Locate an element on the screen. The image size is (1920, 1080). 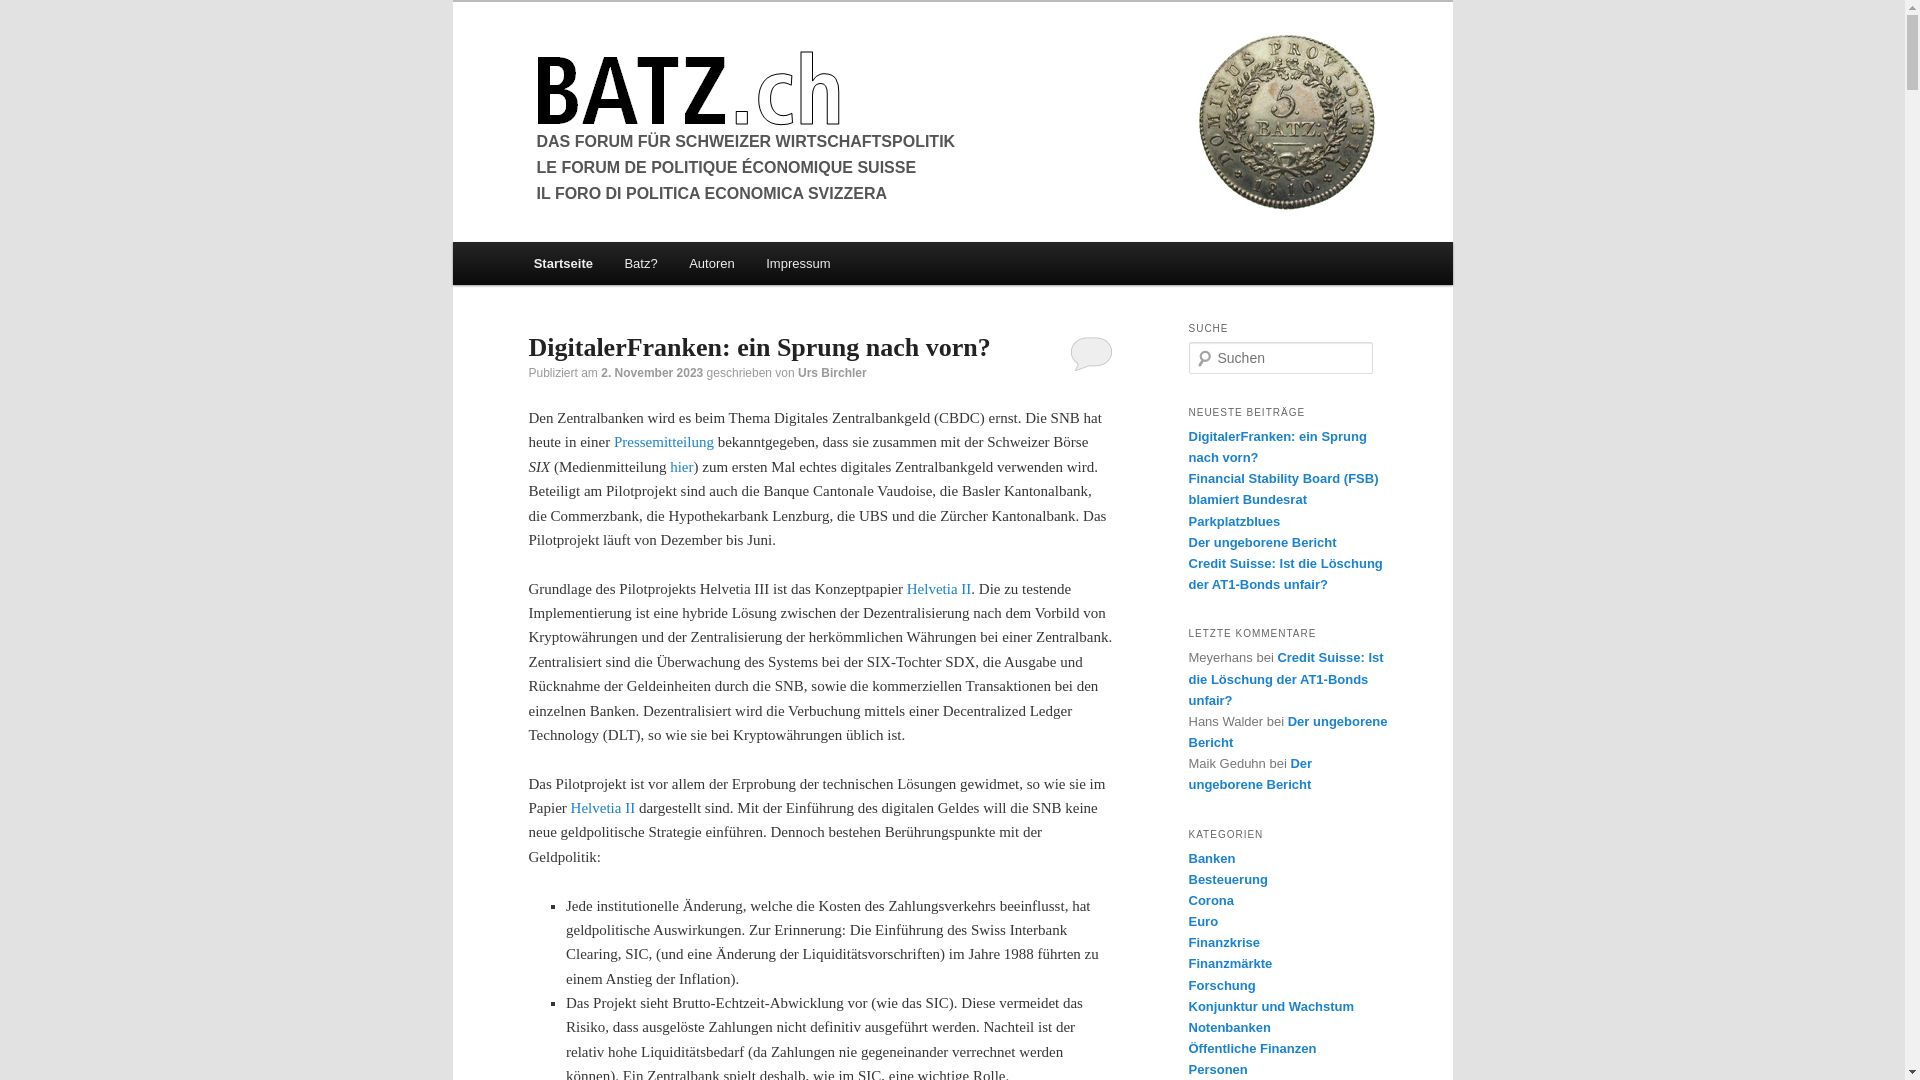
'hier' is located at coordinates (681, 466).